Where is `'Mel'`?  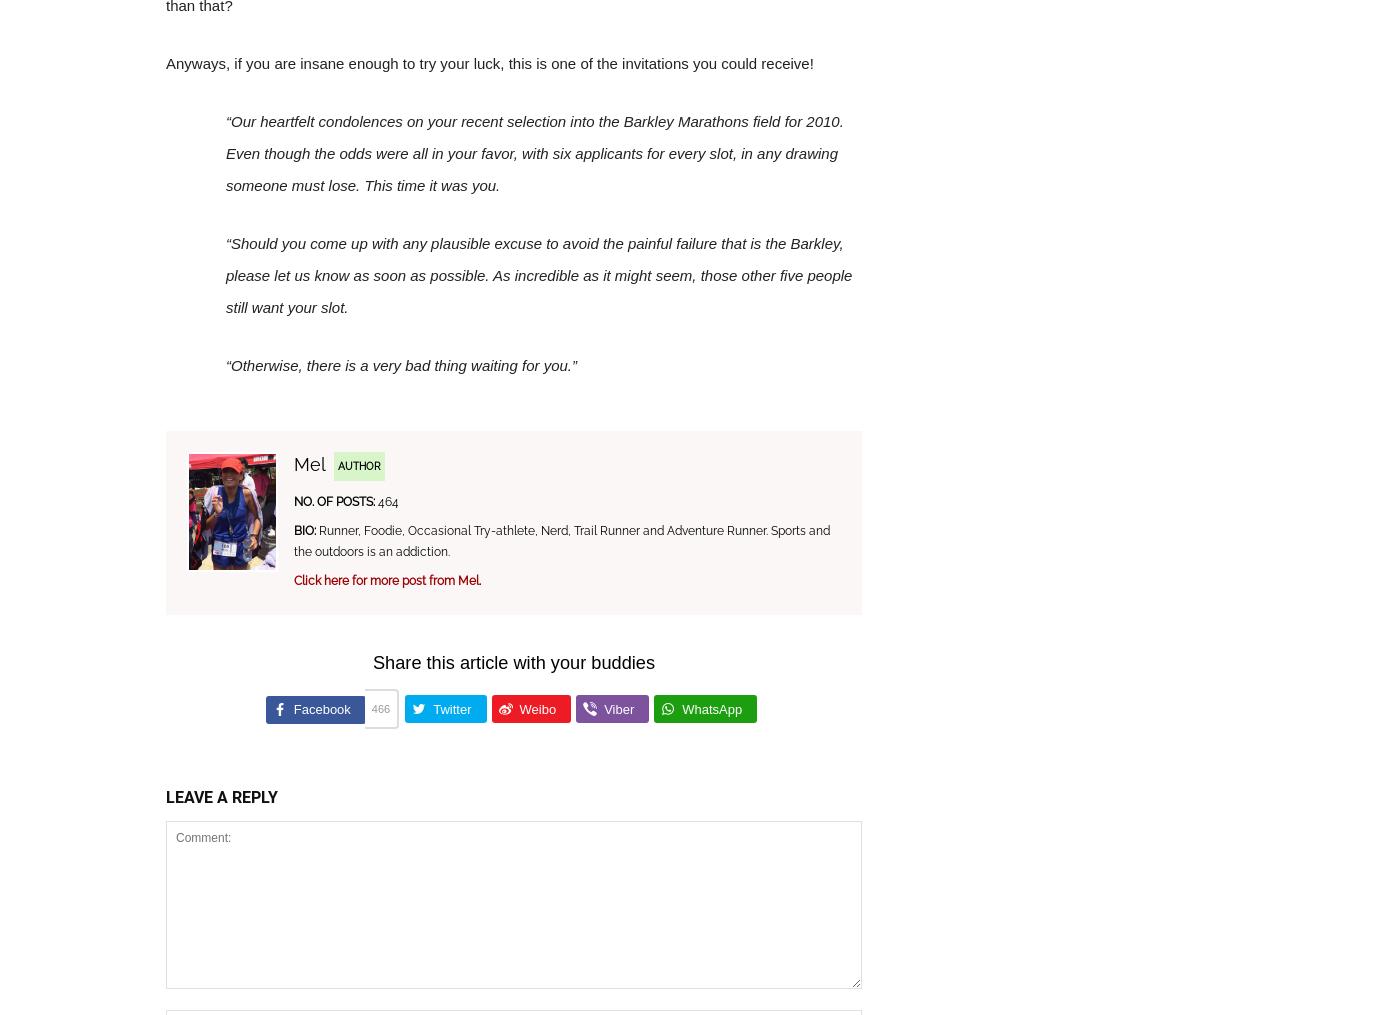 'Mel' is located at coordinates (309, 463).